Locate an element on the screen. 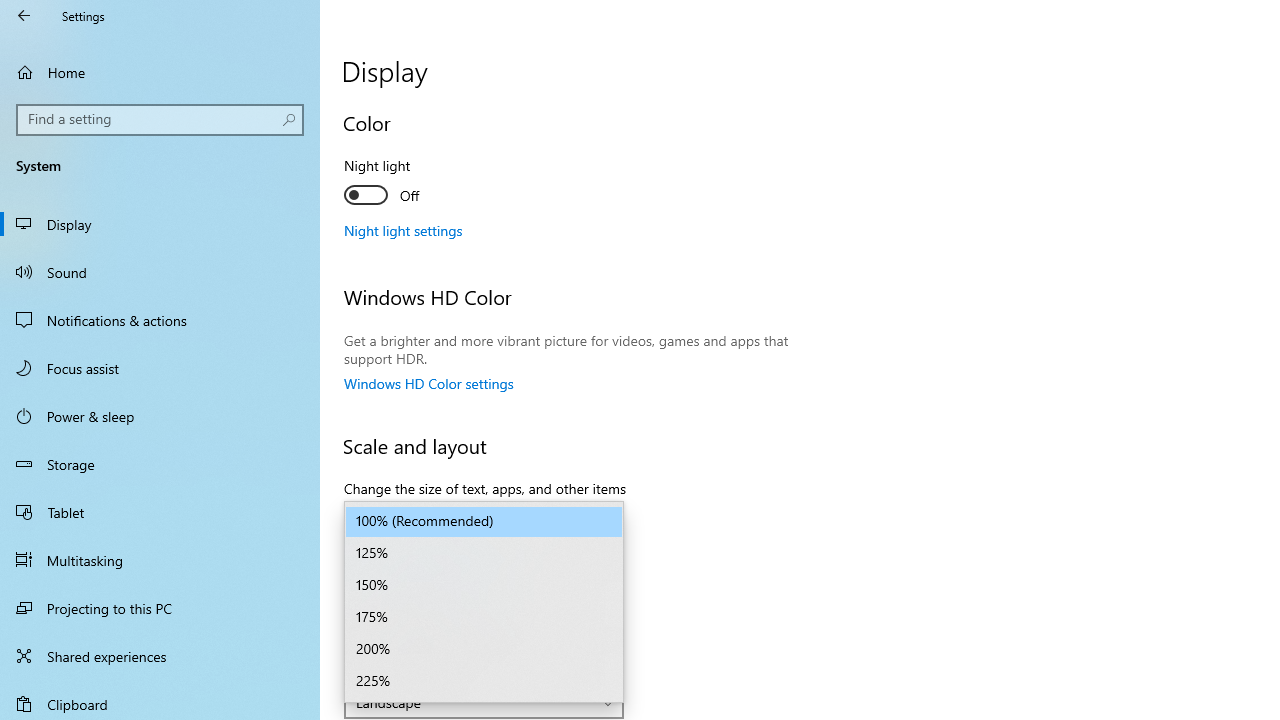  'Windows HD Color settings' is located at coordinates (428, 383).